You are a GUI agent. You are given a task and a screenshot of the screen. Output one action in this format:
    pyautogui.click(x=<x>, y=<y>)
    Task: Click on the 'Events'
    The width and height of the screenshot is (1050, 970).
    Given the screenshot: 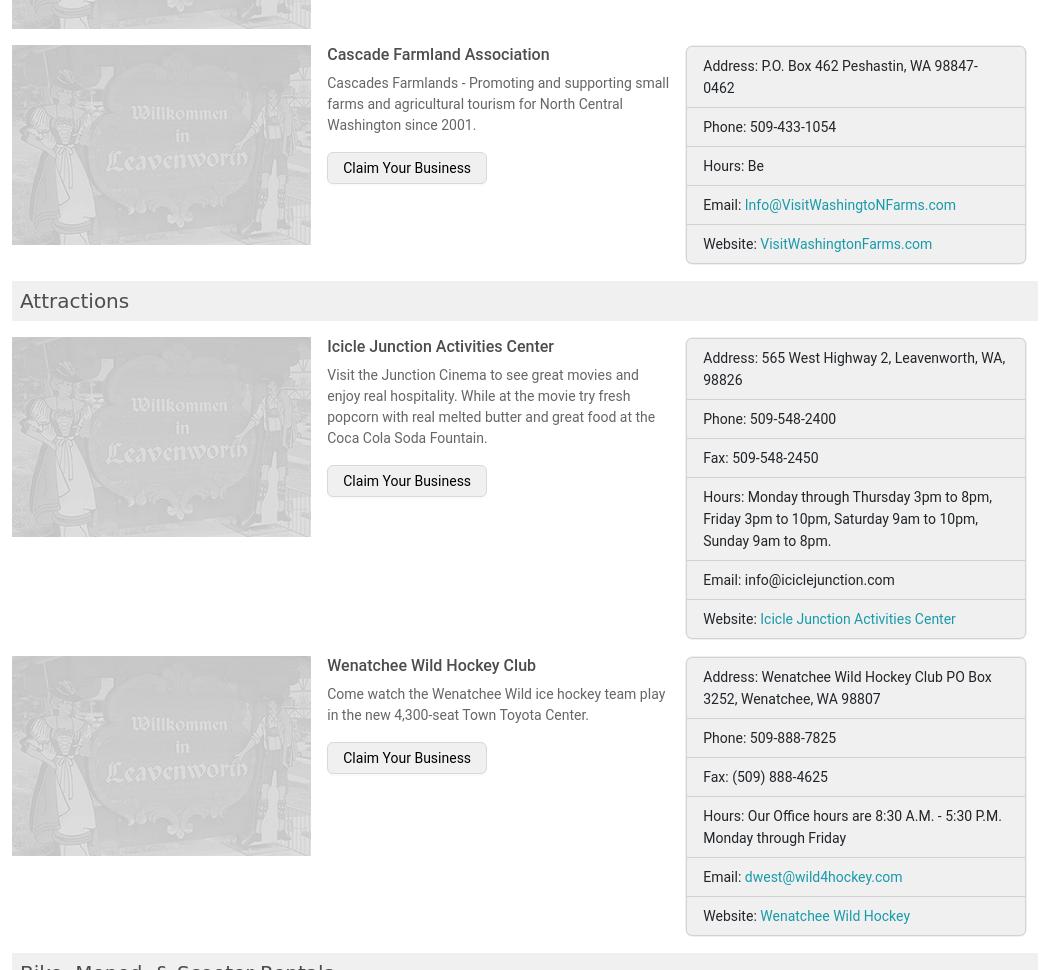 What is the action you would take?
    pyautogui.click(x=109, y=796)
    